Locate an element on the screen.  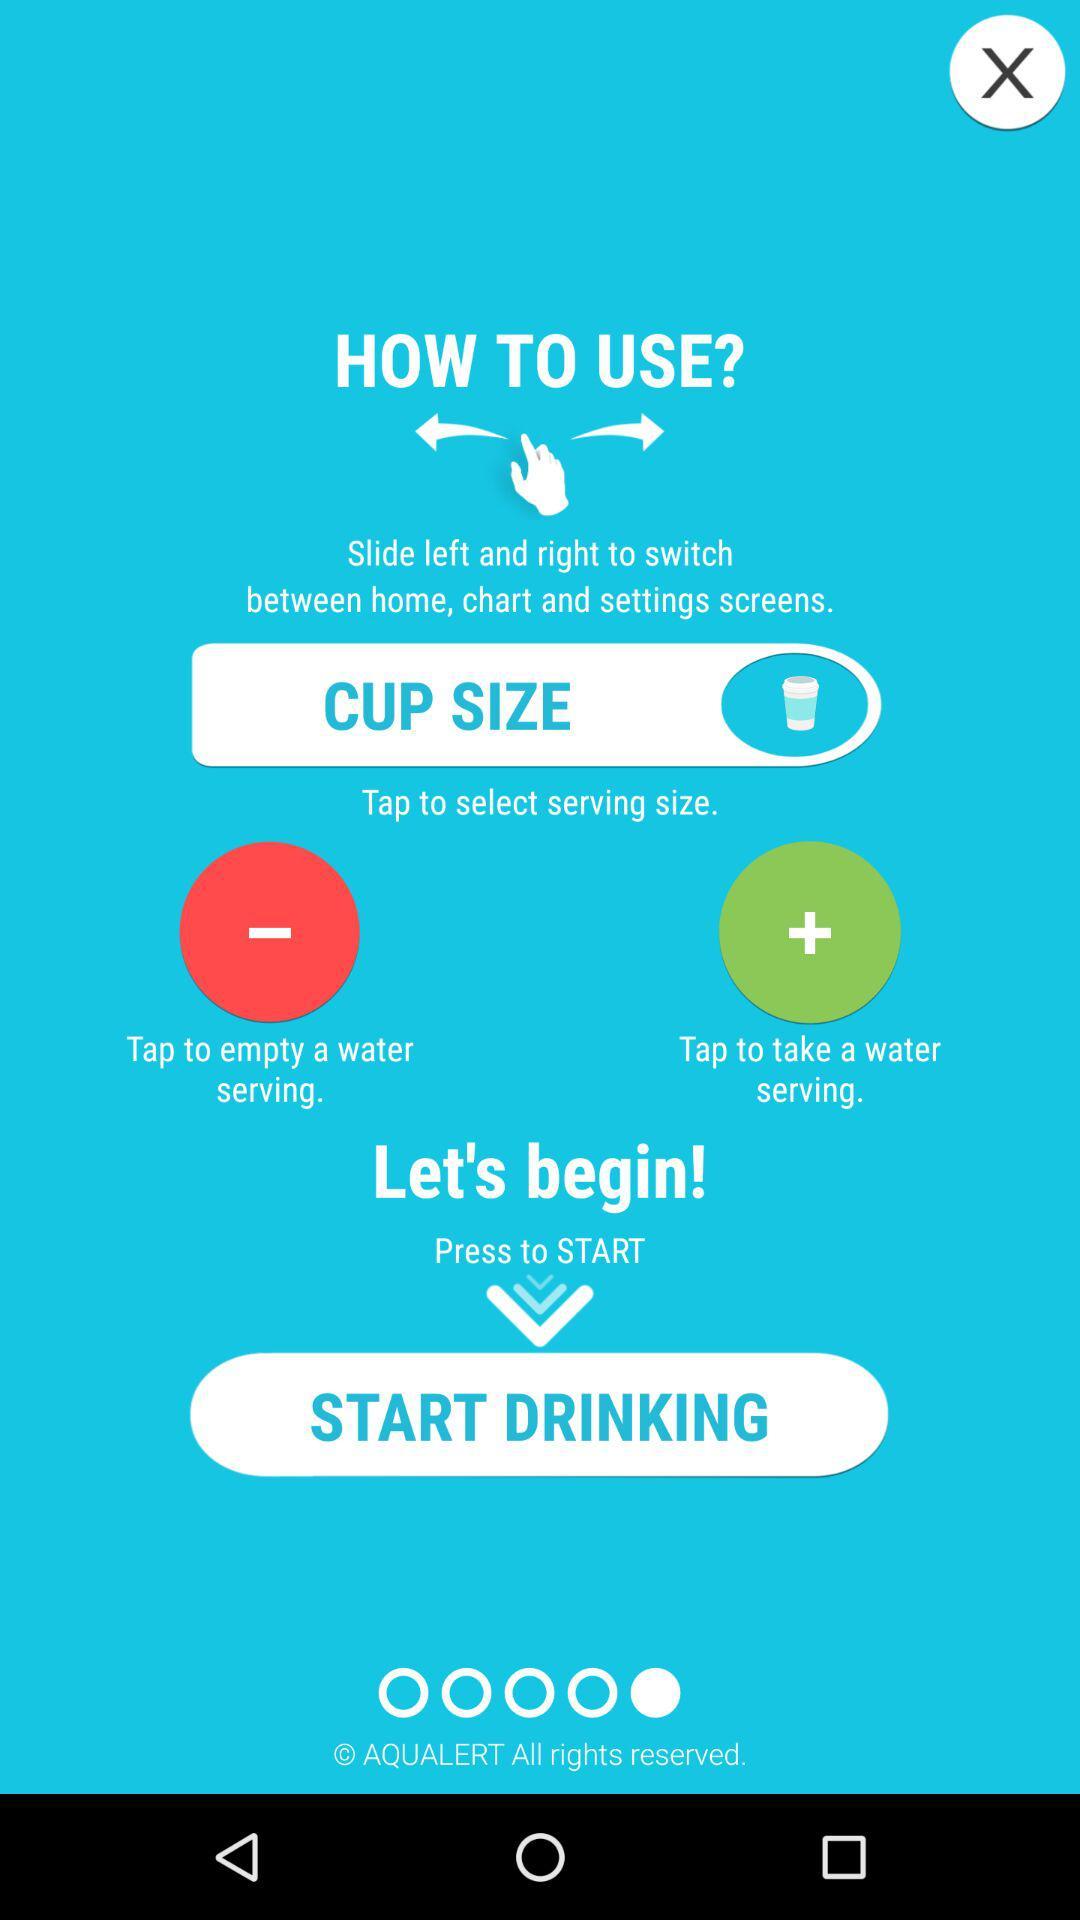
shows plus icon is located at coordinates (808, 931).